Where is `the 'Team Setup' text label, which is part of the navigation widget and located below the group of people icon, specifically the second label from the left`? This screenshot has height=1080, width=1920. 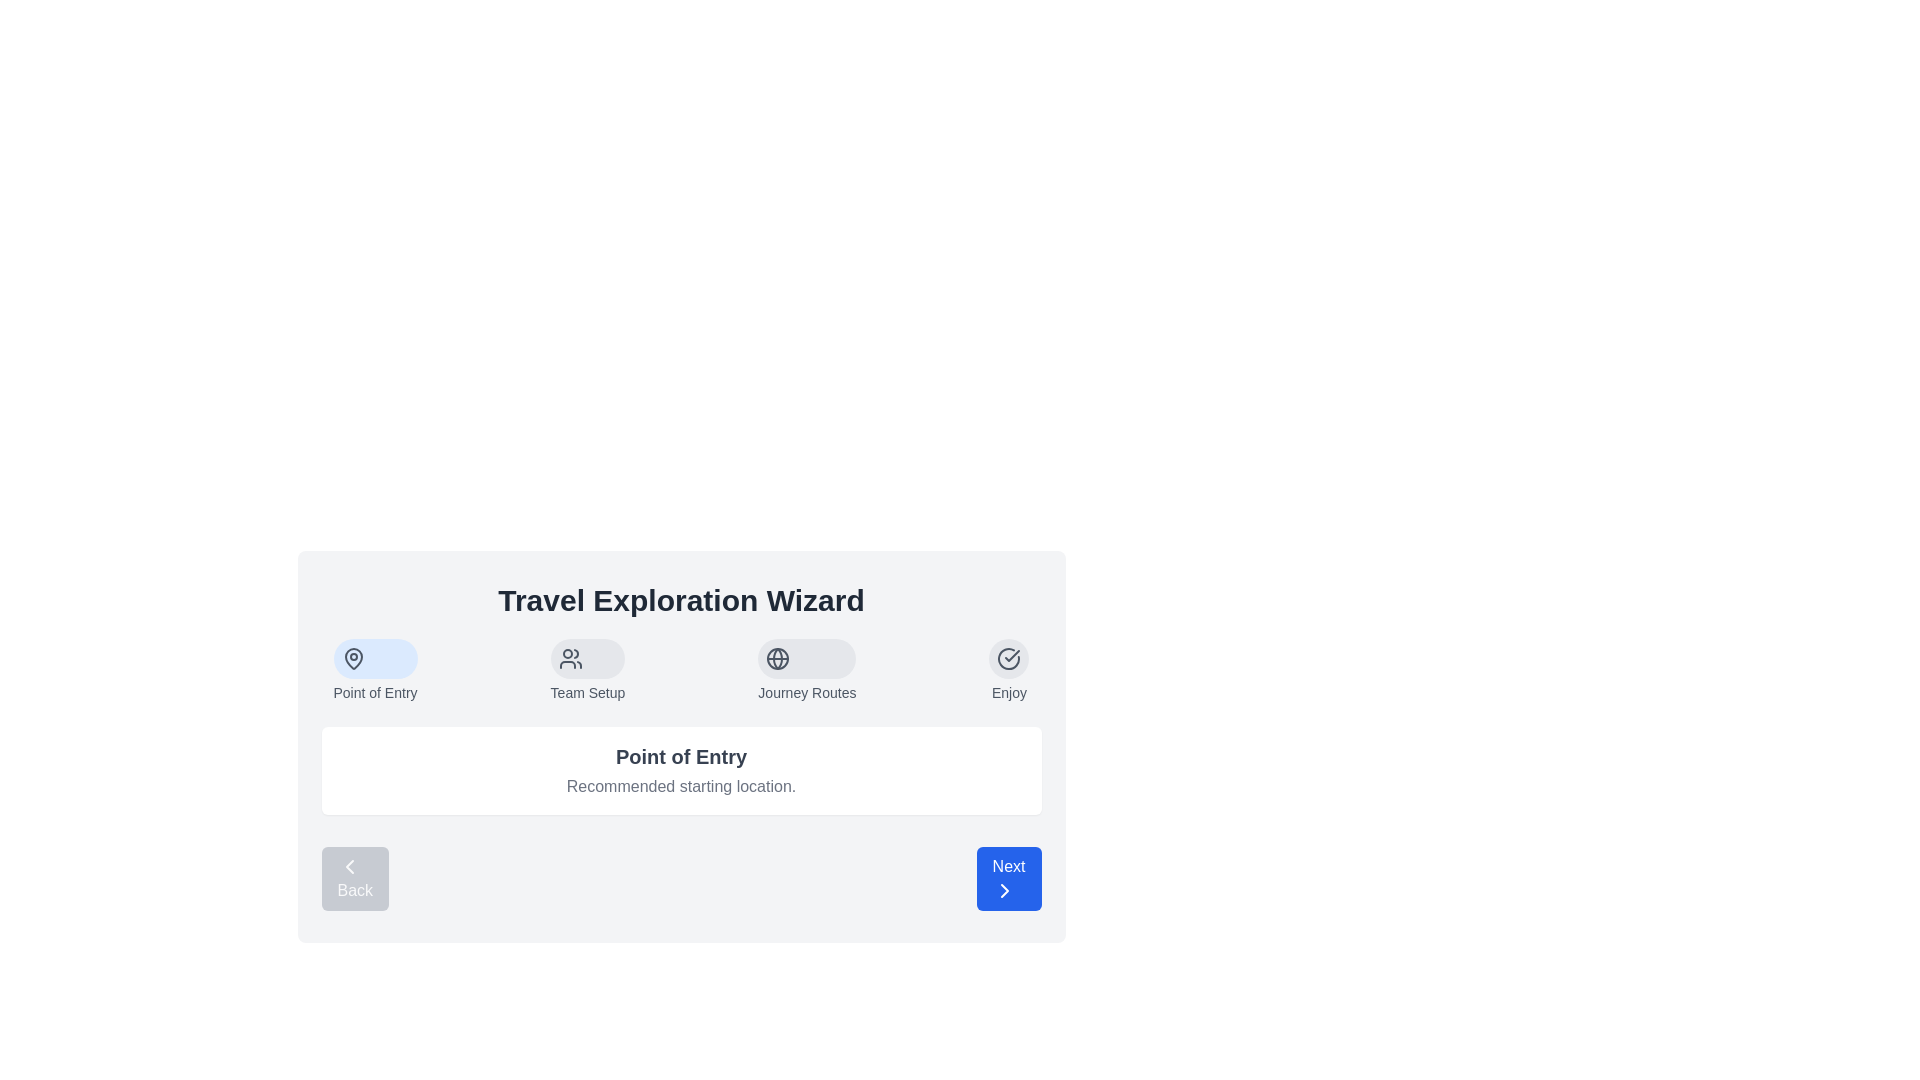
the 'Team Setup' text label, which is part of the navigation widget and located below the group of people icon, specifically the second label from the left is located at coordinates (586, 692).